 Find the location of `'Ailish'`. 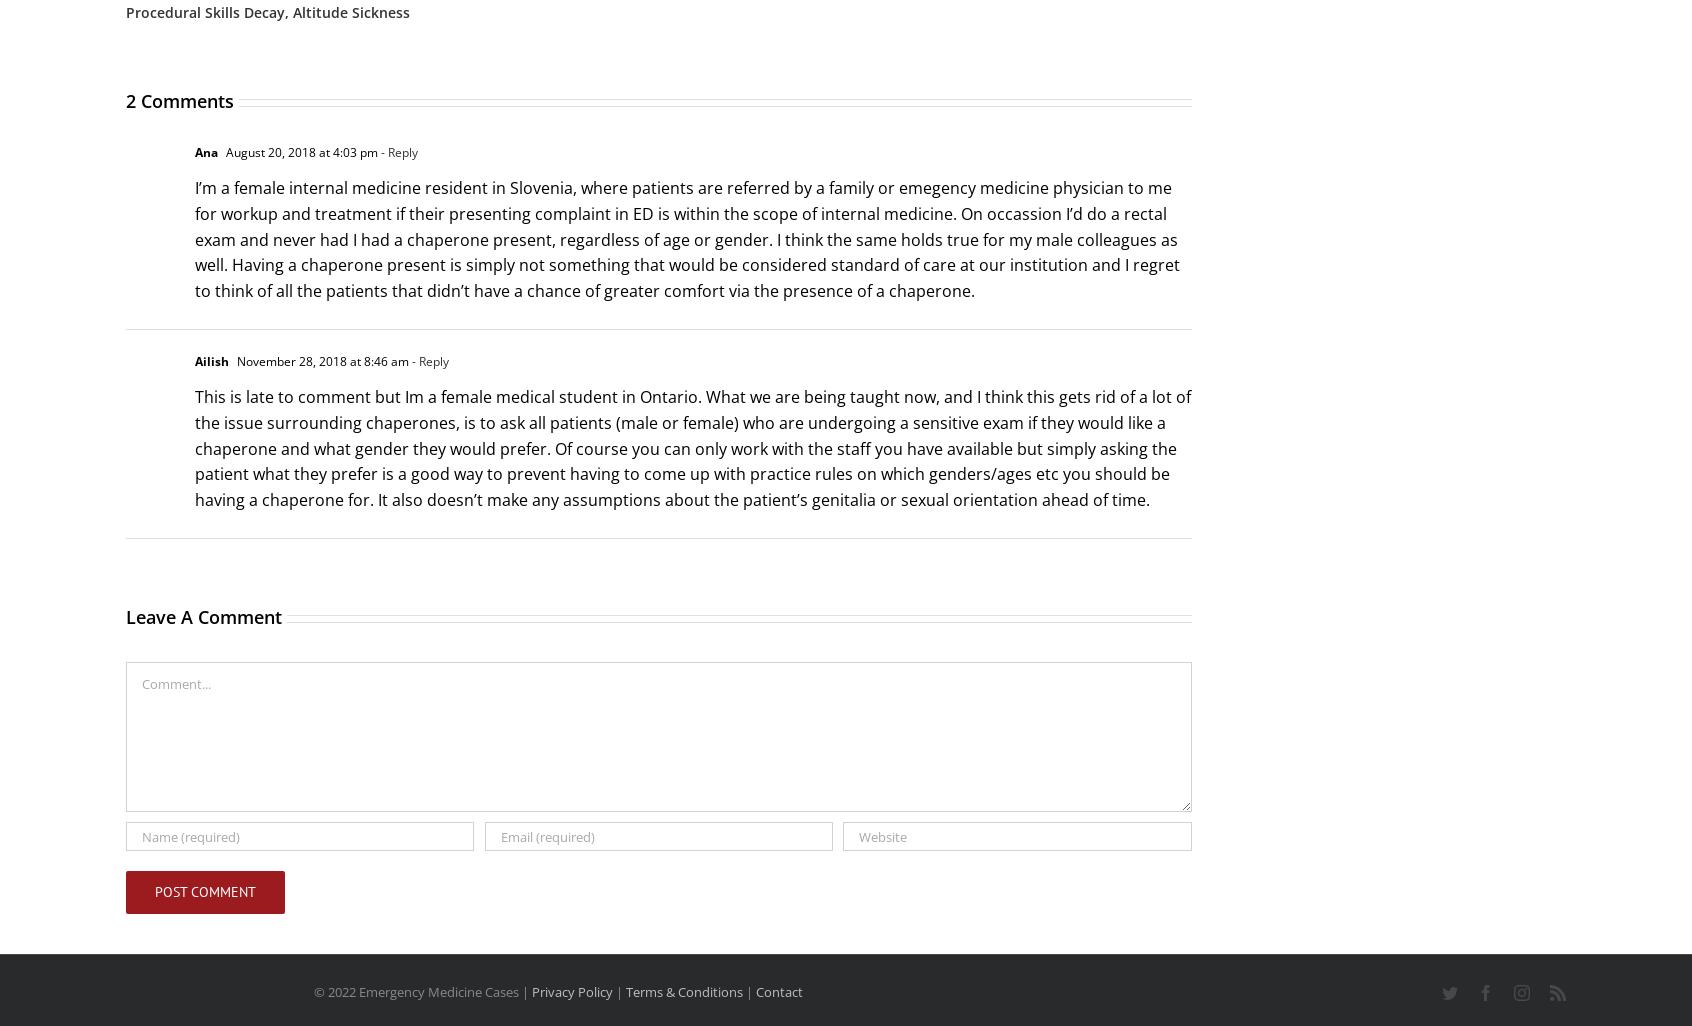

'Ailish' is located at coordinates (193, 361).